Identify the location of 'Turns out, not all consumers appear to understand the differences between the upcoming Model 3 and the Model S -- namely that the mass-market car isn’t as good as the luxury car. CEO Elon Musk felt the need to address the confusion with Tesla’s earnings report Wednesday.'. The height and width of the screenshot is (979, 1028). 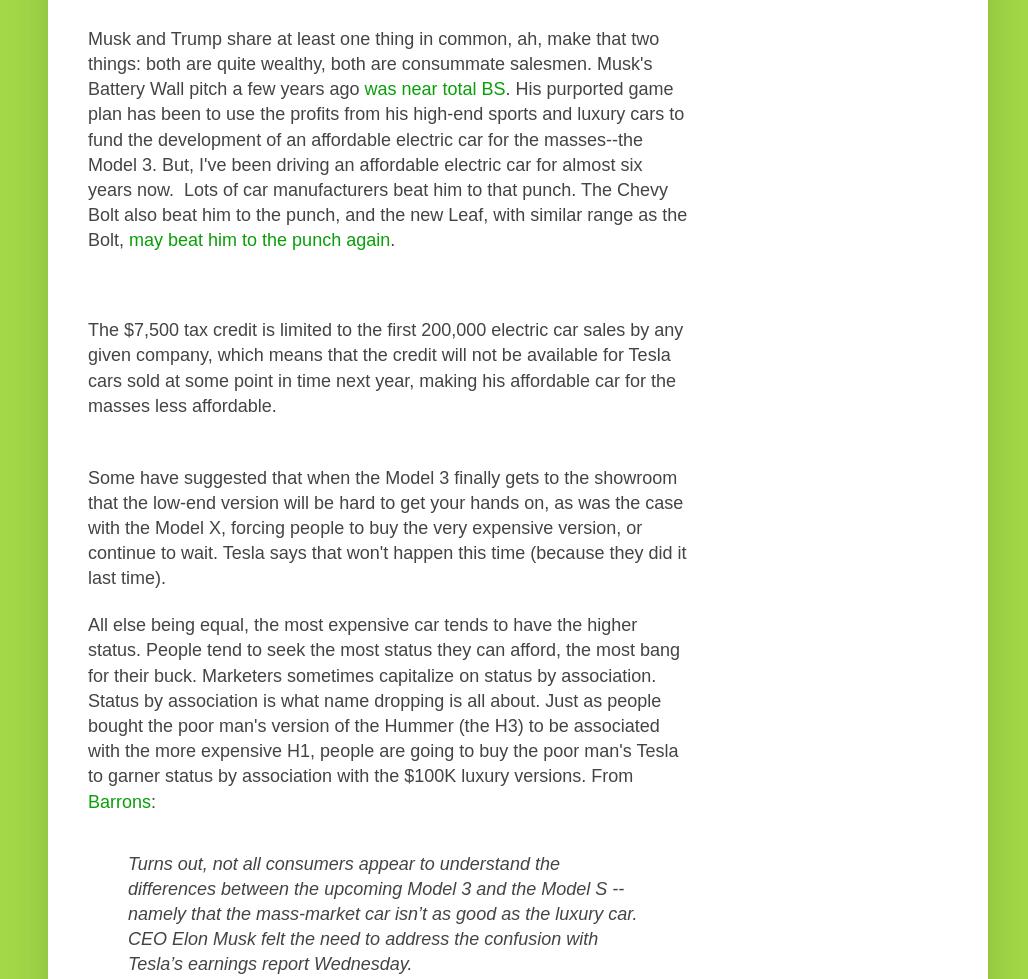
(381, 912).